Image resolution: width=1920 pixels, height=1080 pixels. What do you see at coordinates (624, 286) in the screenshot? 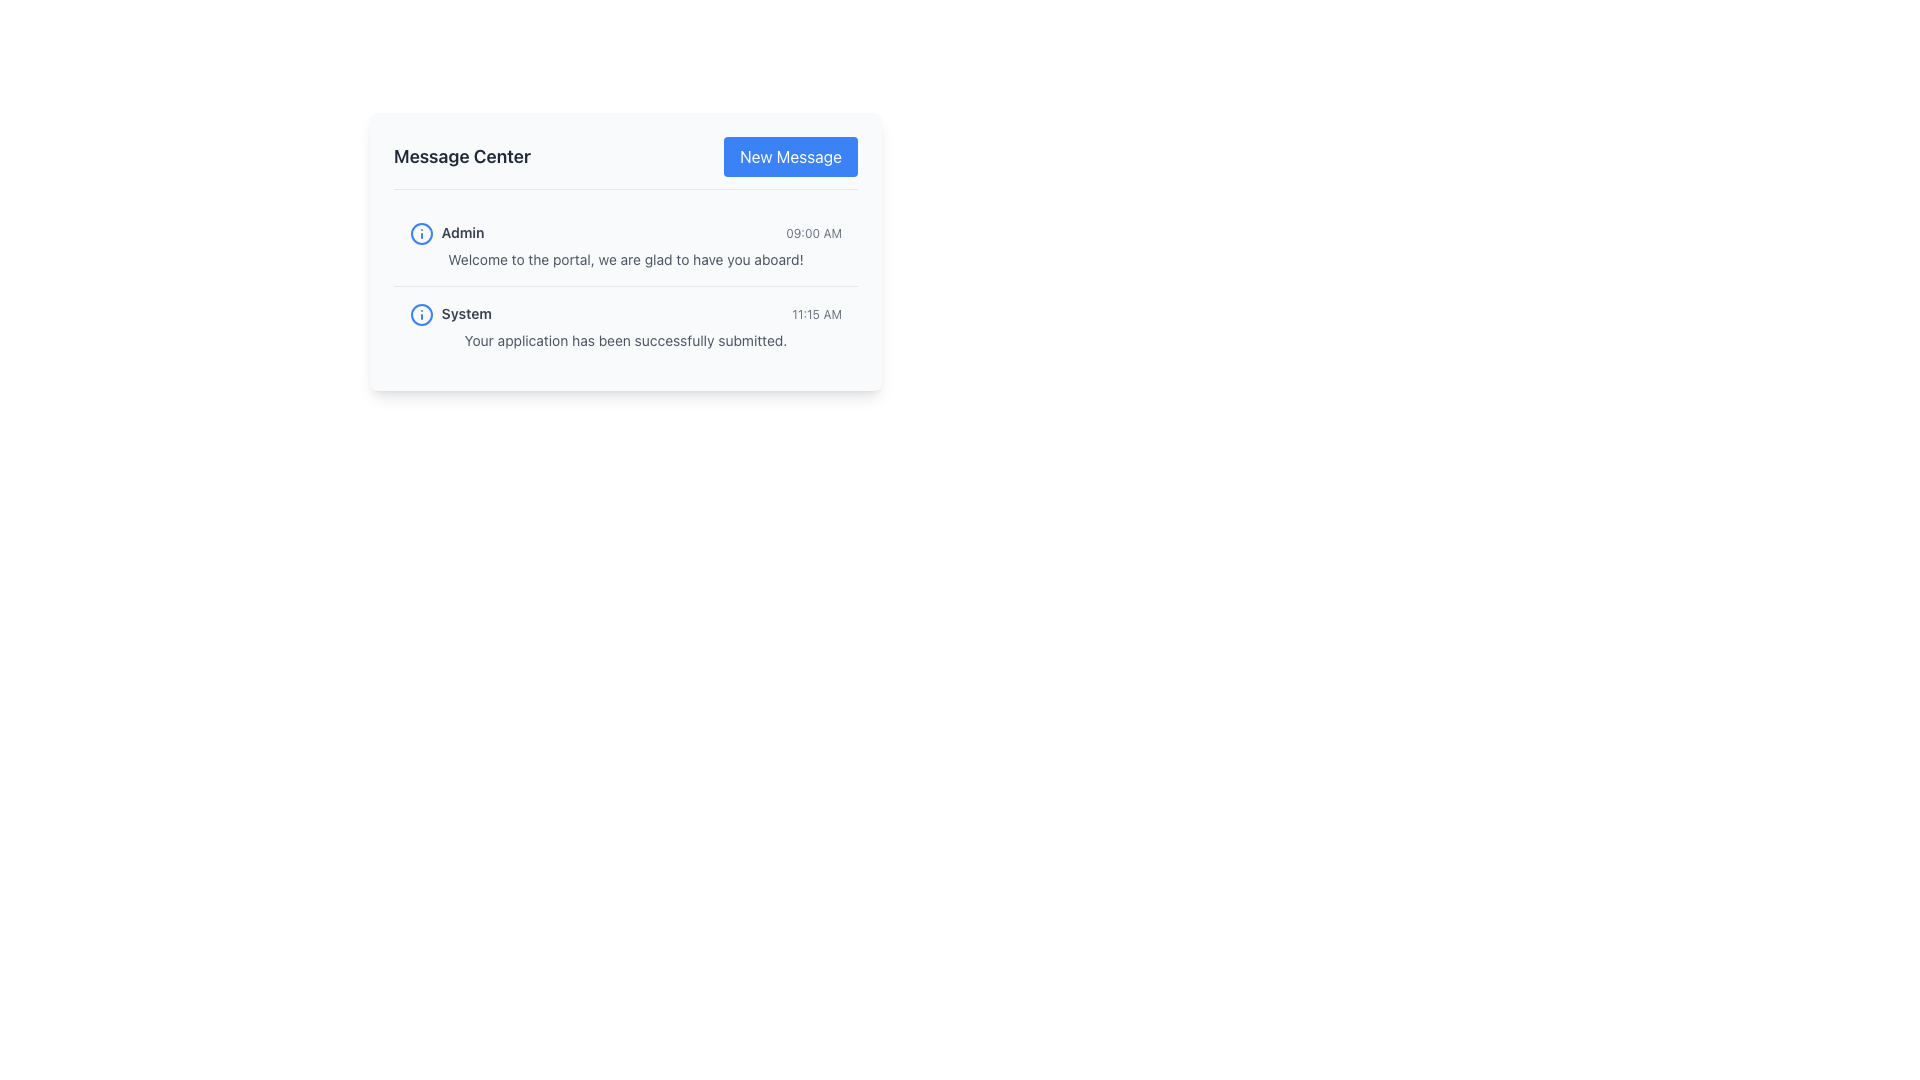
I see `the Message List section that displays a conversation log with messages from 'Admin' and 'System', including timestamps and message bodies` at bounding box center [624, 286].